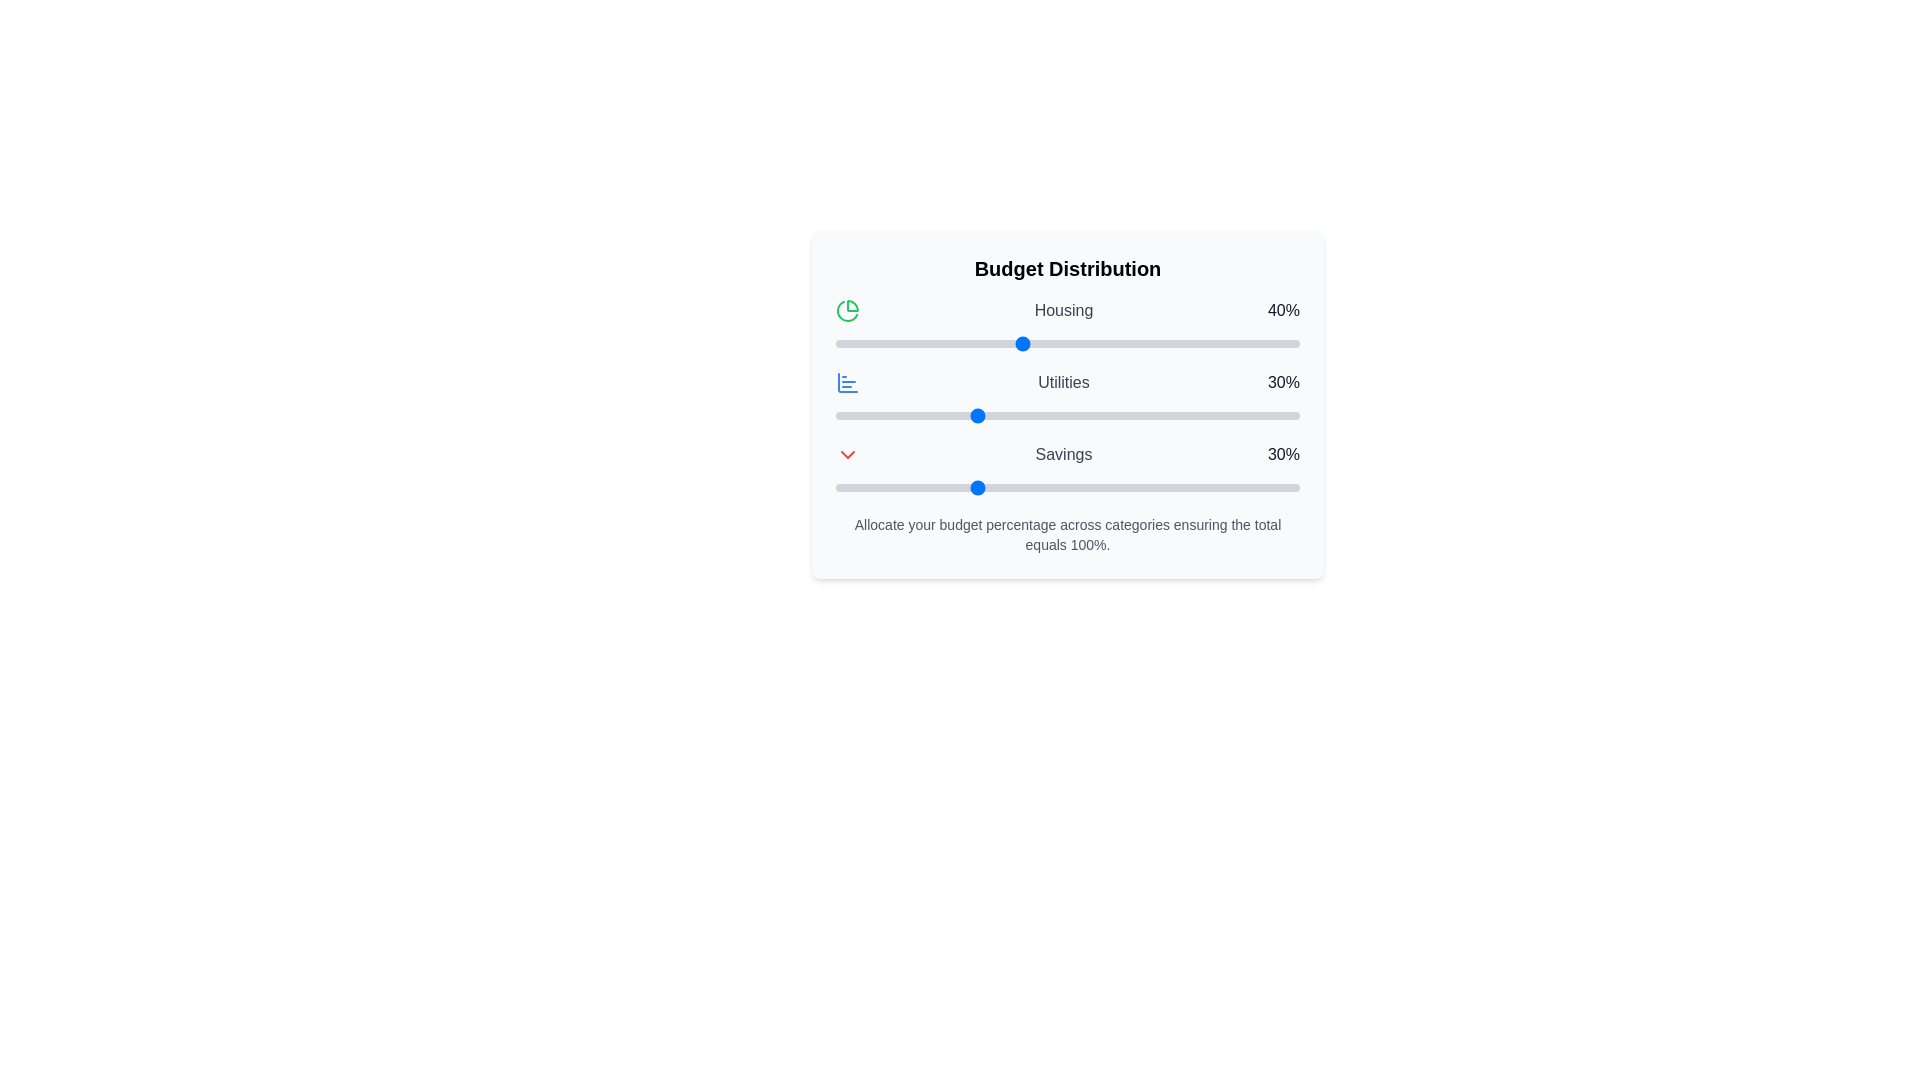 The width and height of the screenshot is (1920, 1080). What do you see at coordinates (1099, 342) in the screenshot?
I see `housing budget` at bounding box center [1099, 342].